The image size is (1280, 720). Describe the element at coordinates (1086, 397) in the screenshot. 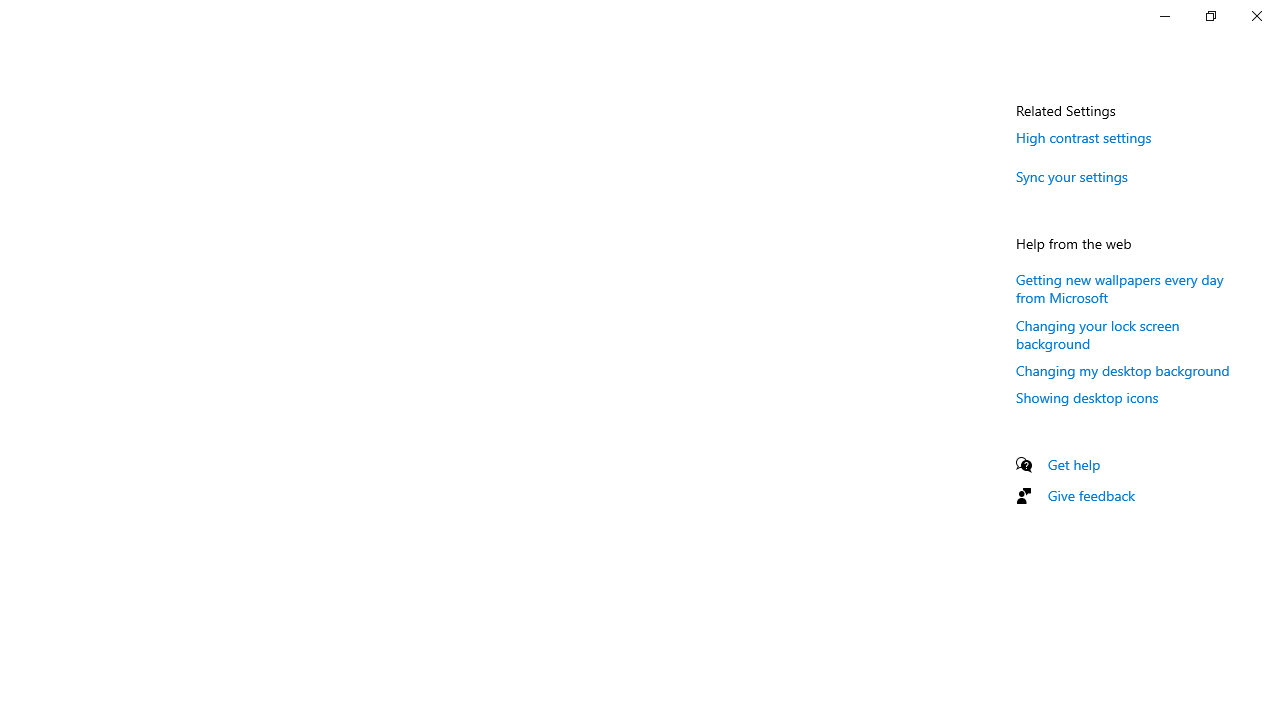

I see `'Showing desktop icons'` at that location.